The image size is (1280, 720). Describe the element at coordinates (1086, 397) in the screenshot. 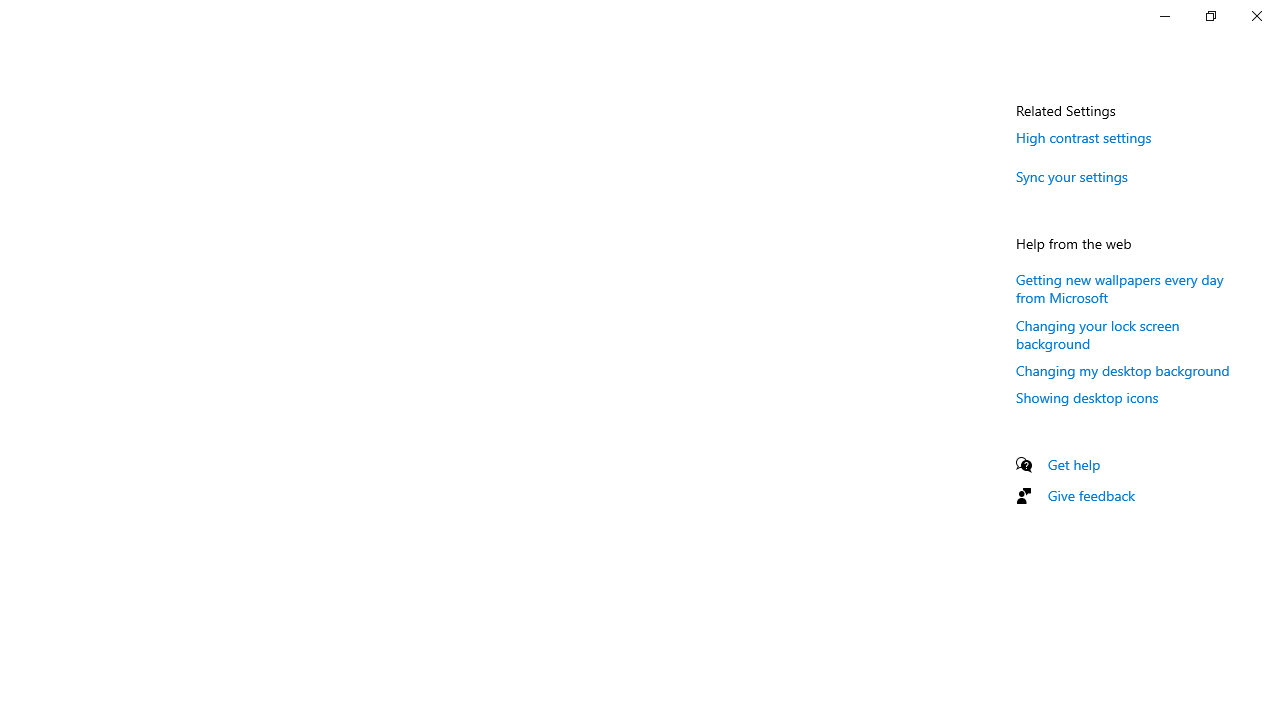

I see `'Showing desktop icons'` at that location.